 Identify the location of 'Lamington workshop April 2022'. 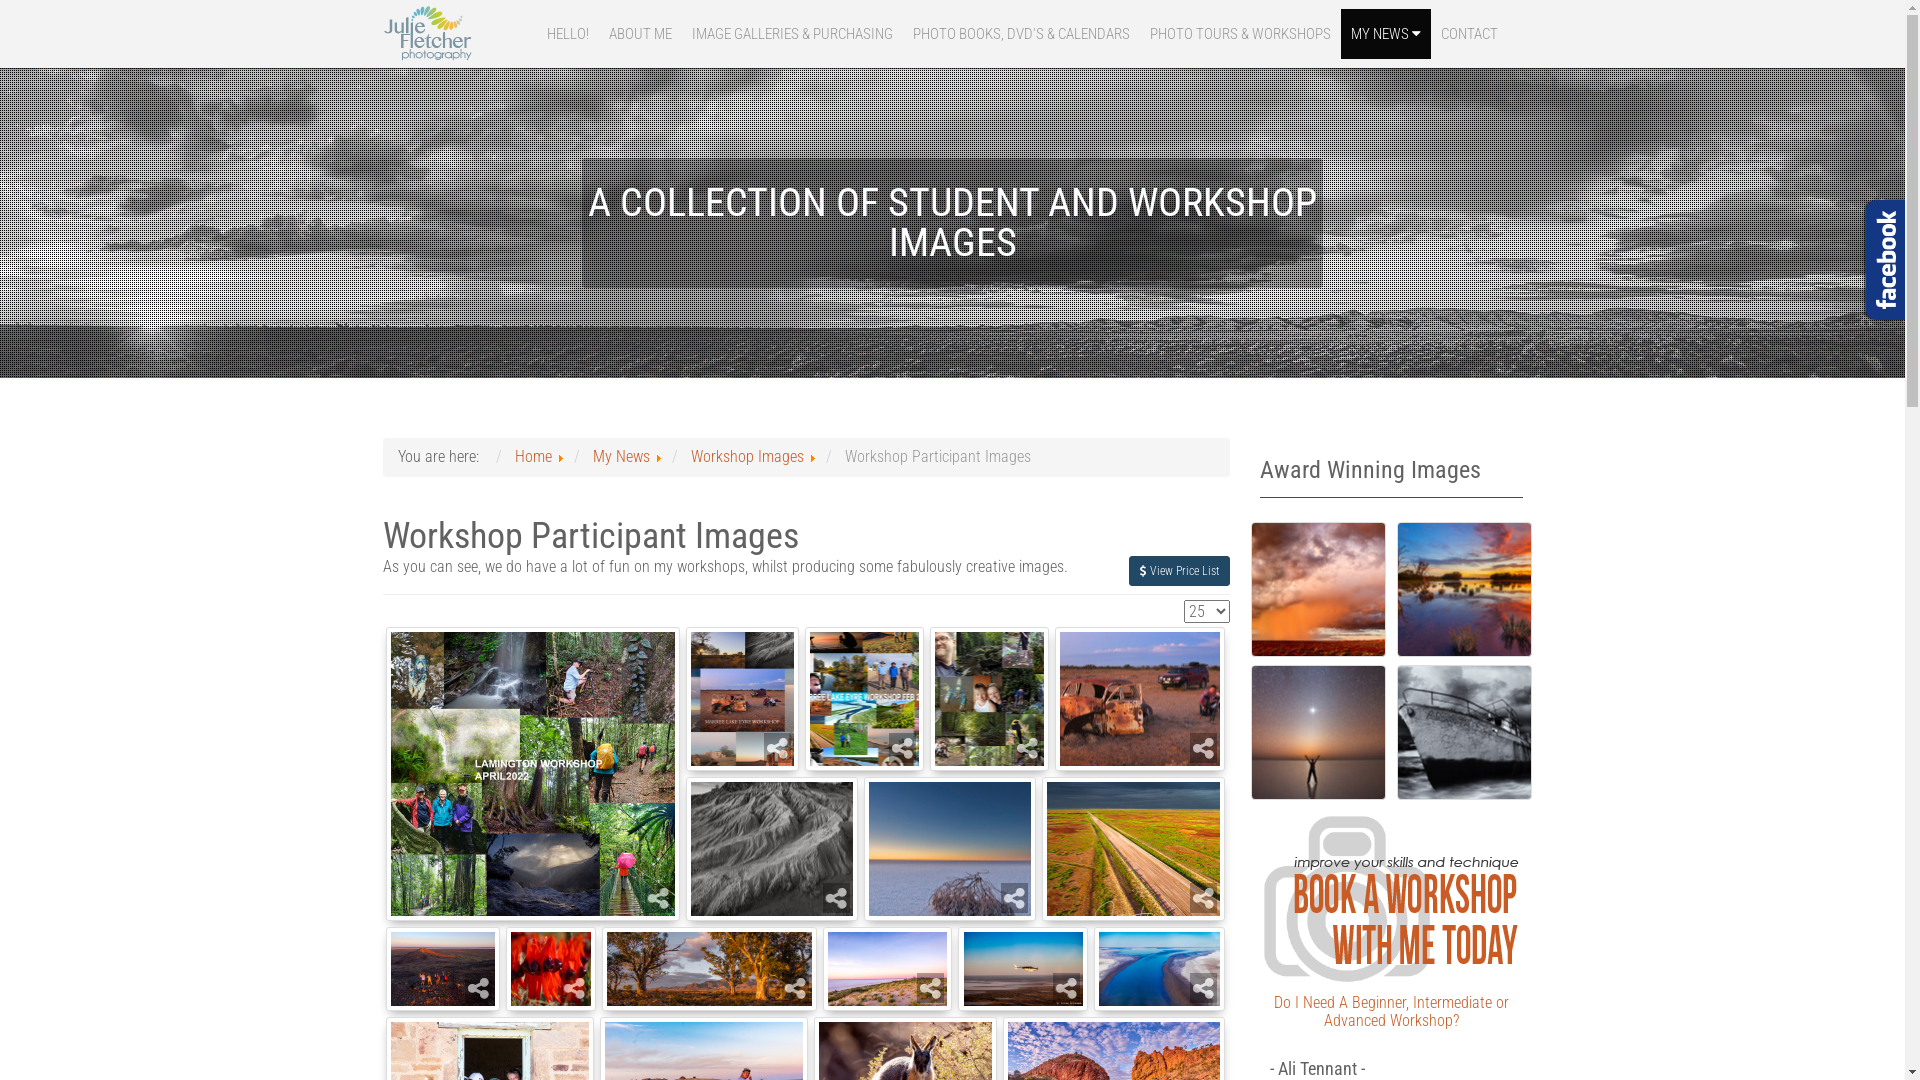
(532, 773).